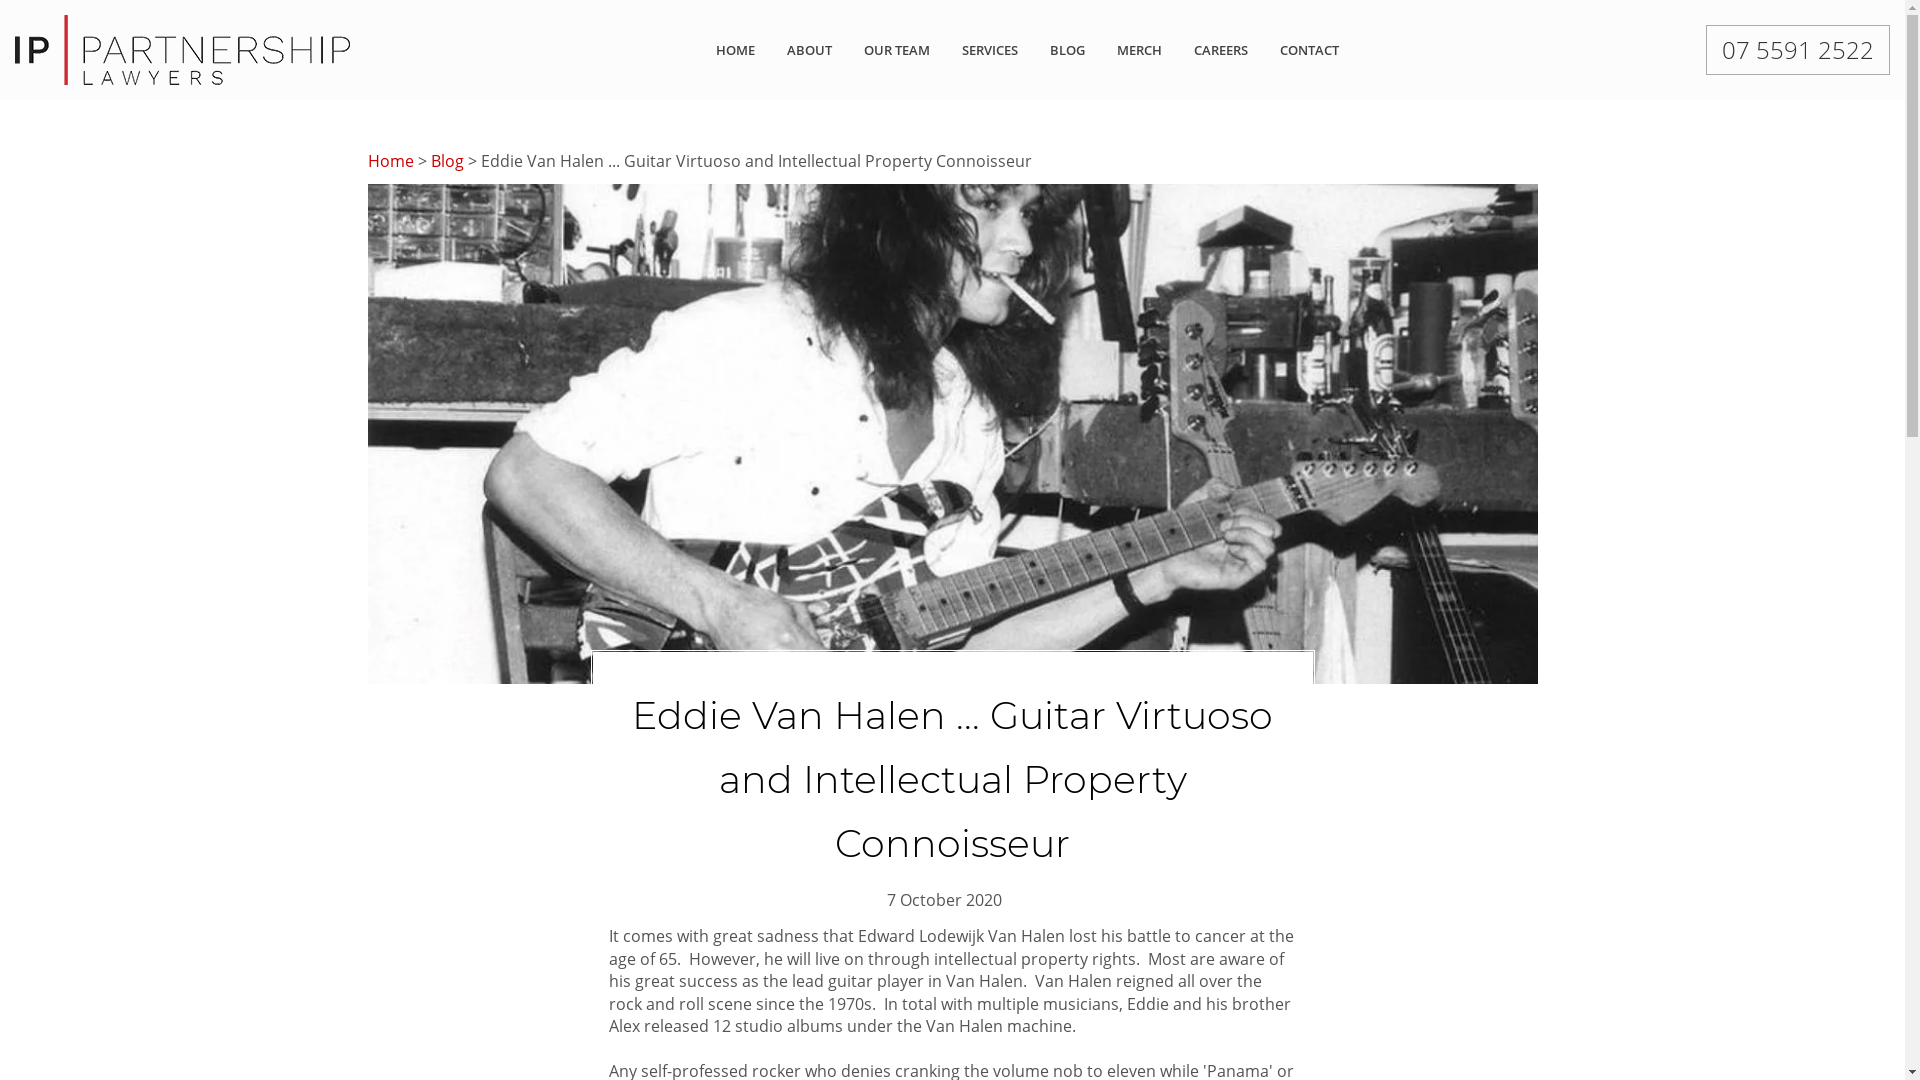  Describe the element at coordinates (809, 49) in the screenshot. I see `'ABOUT'` at that location.